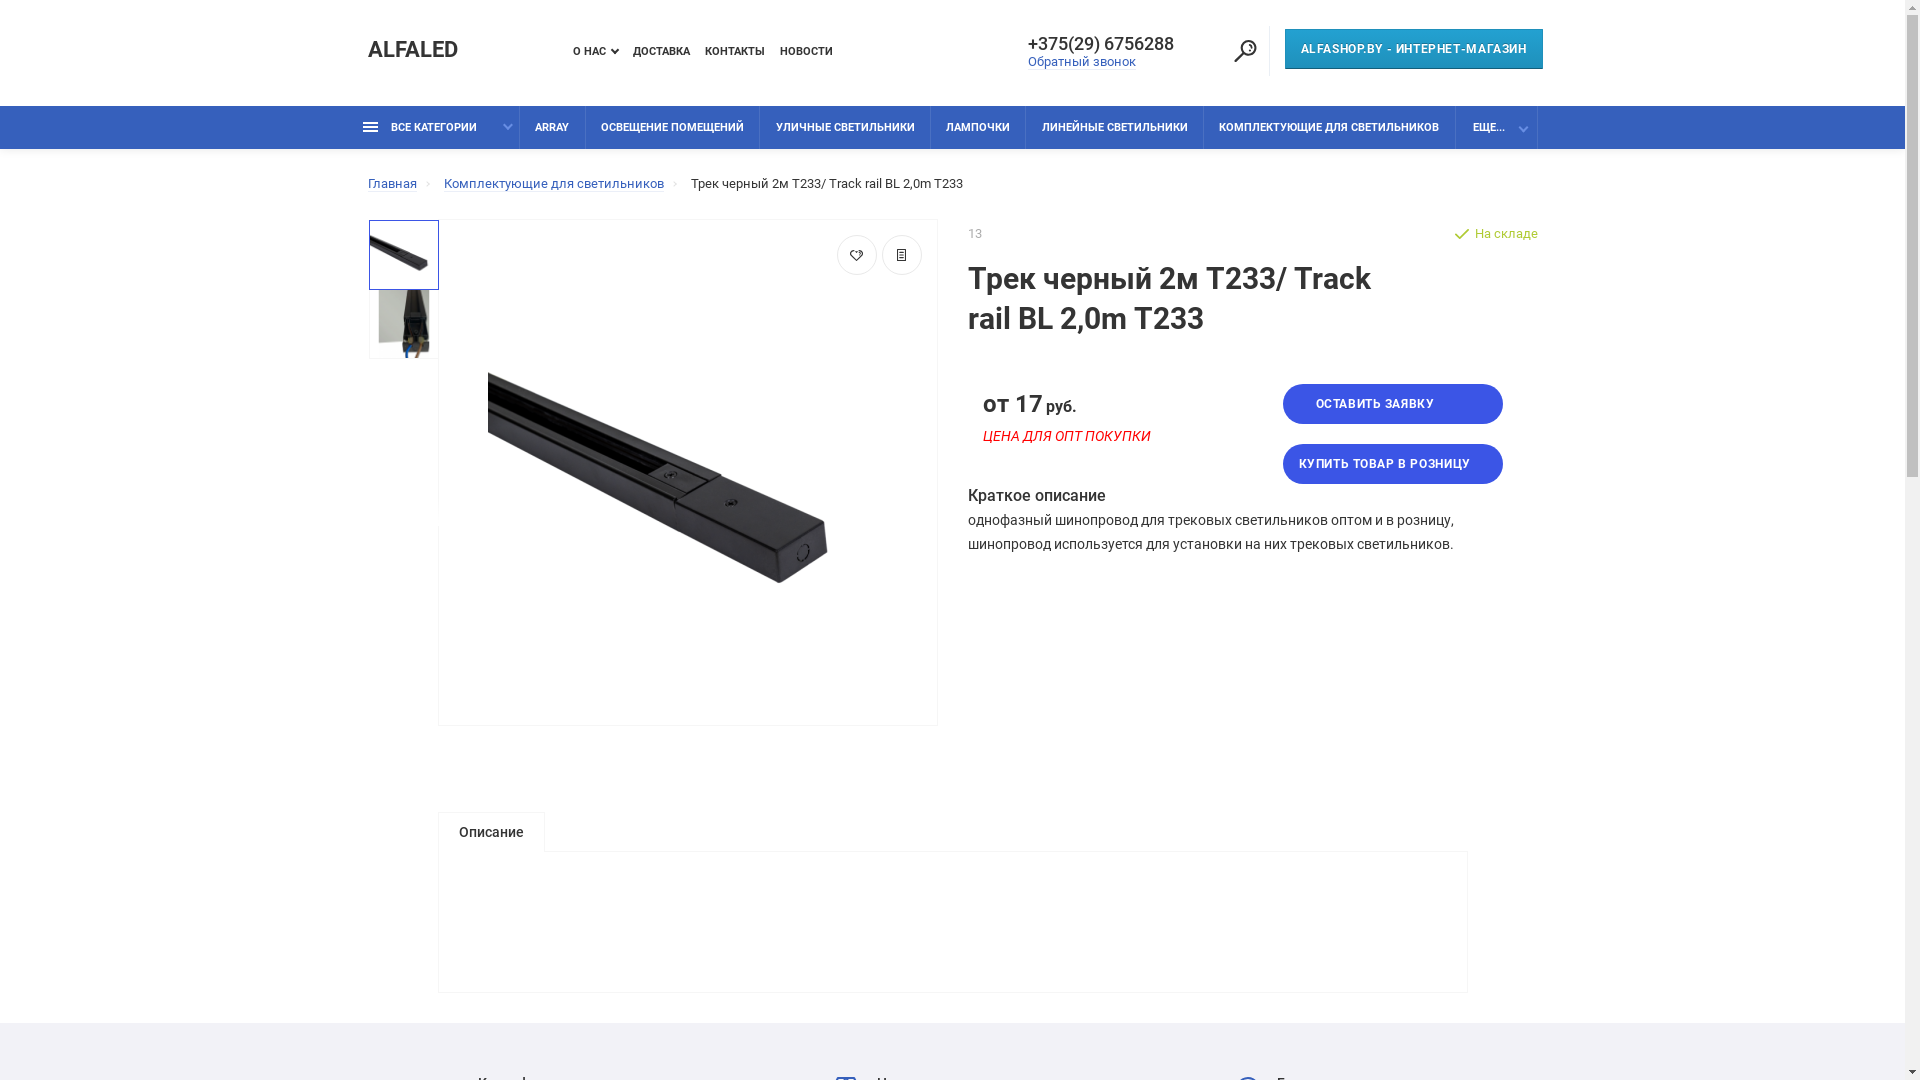 Image resolution: width=1920 pixels, height=1080 pixels. I want to click on 'ARRAY', so click(519, 127).